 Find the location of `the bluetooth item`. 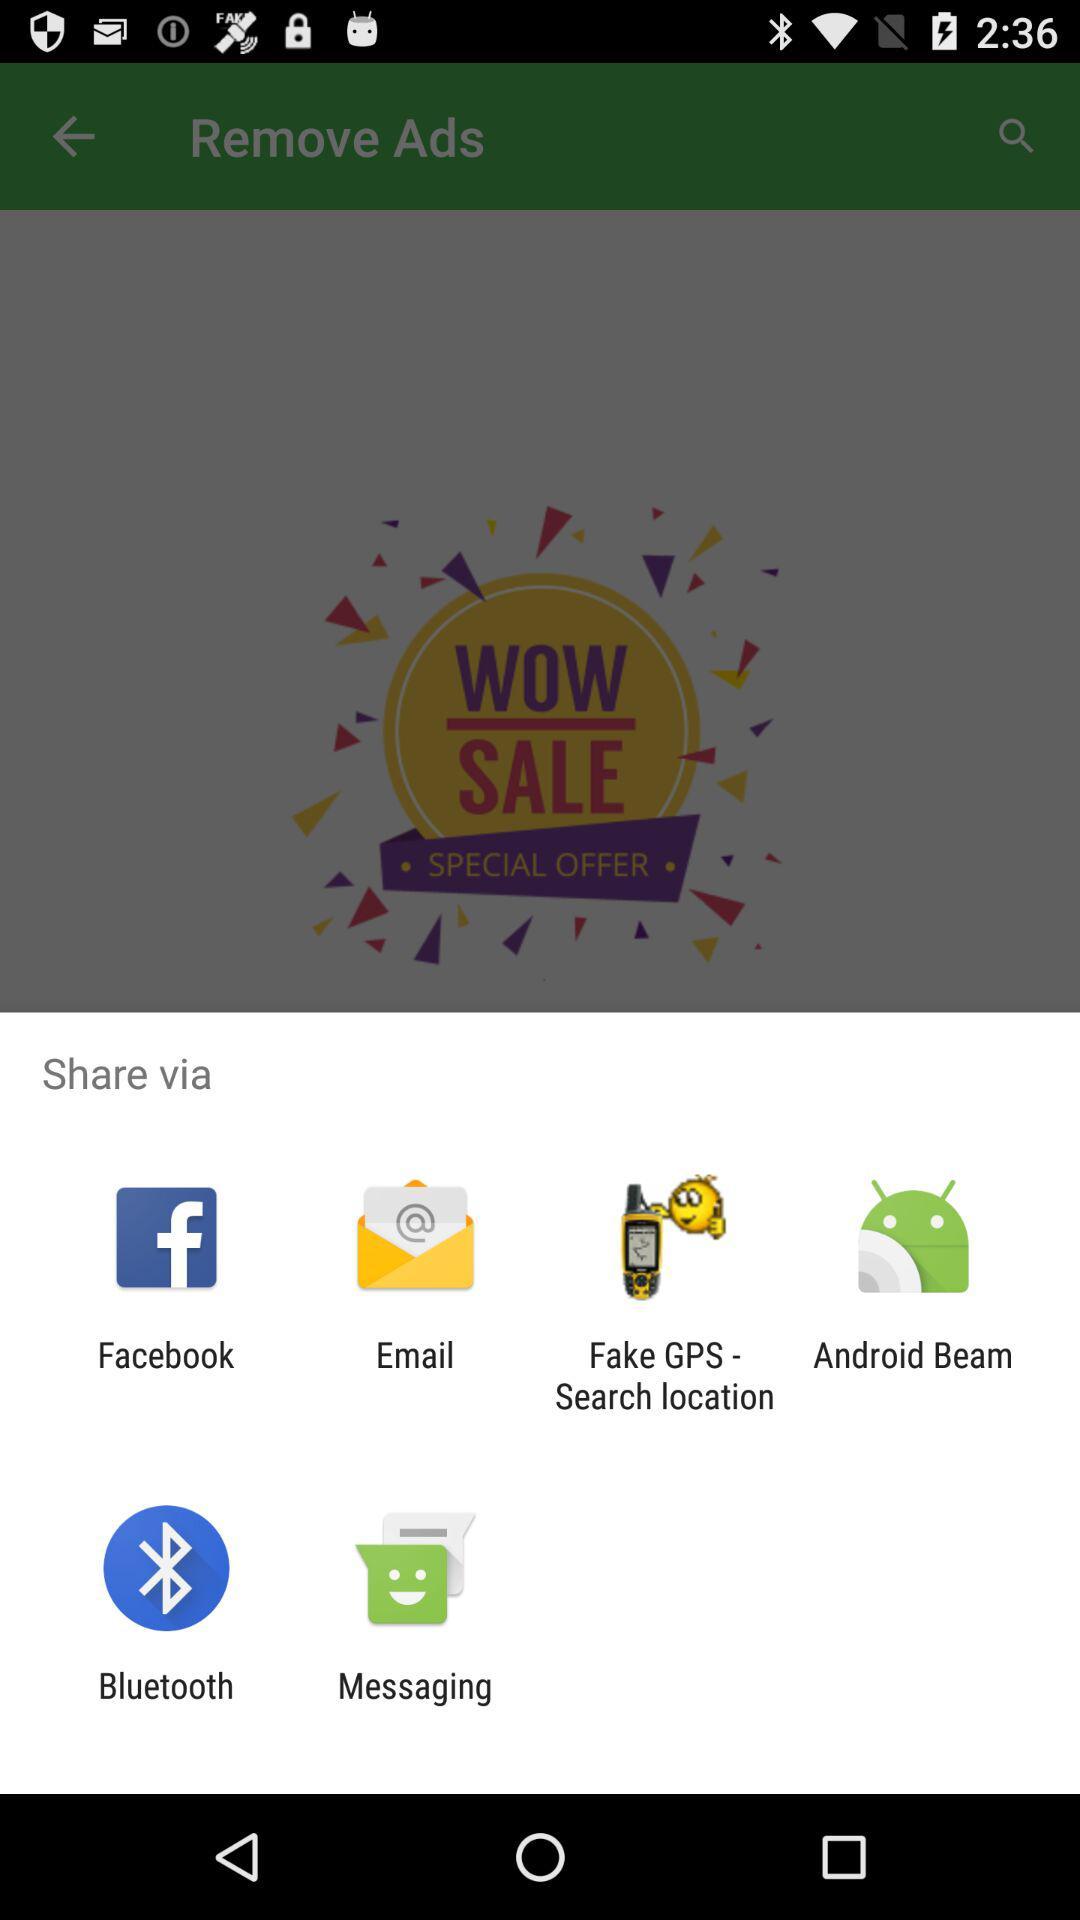

the bluetooth item is located at coordinates (165, 1705).